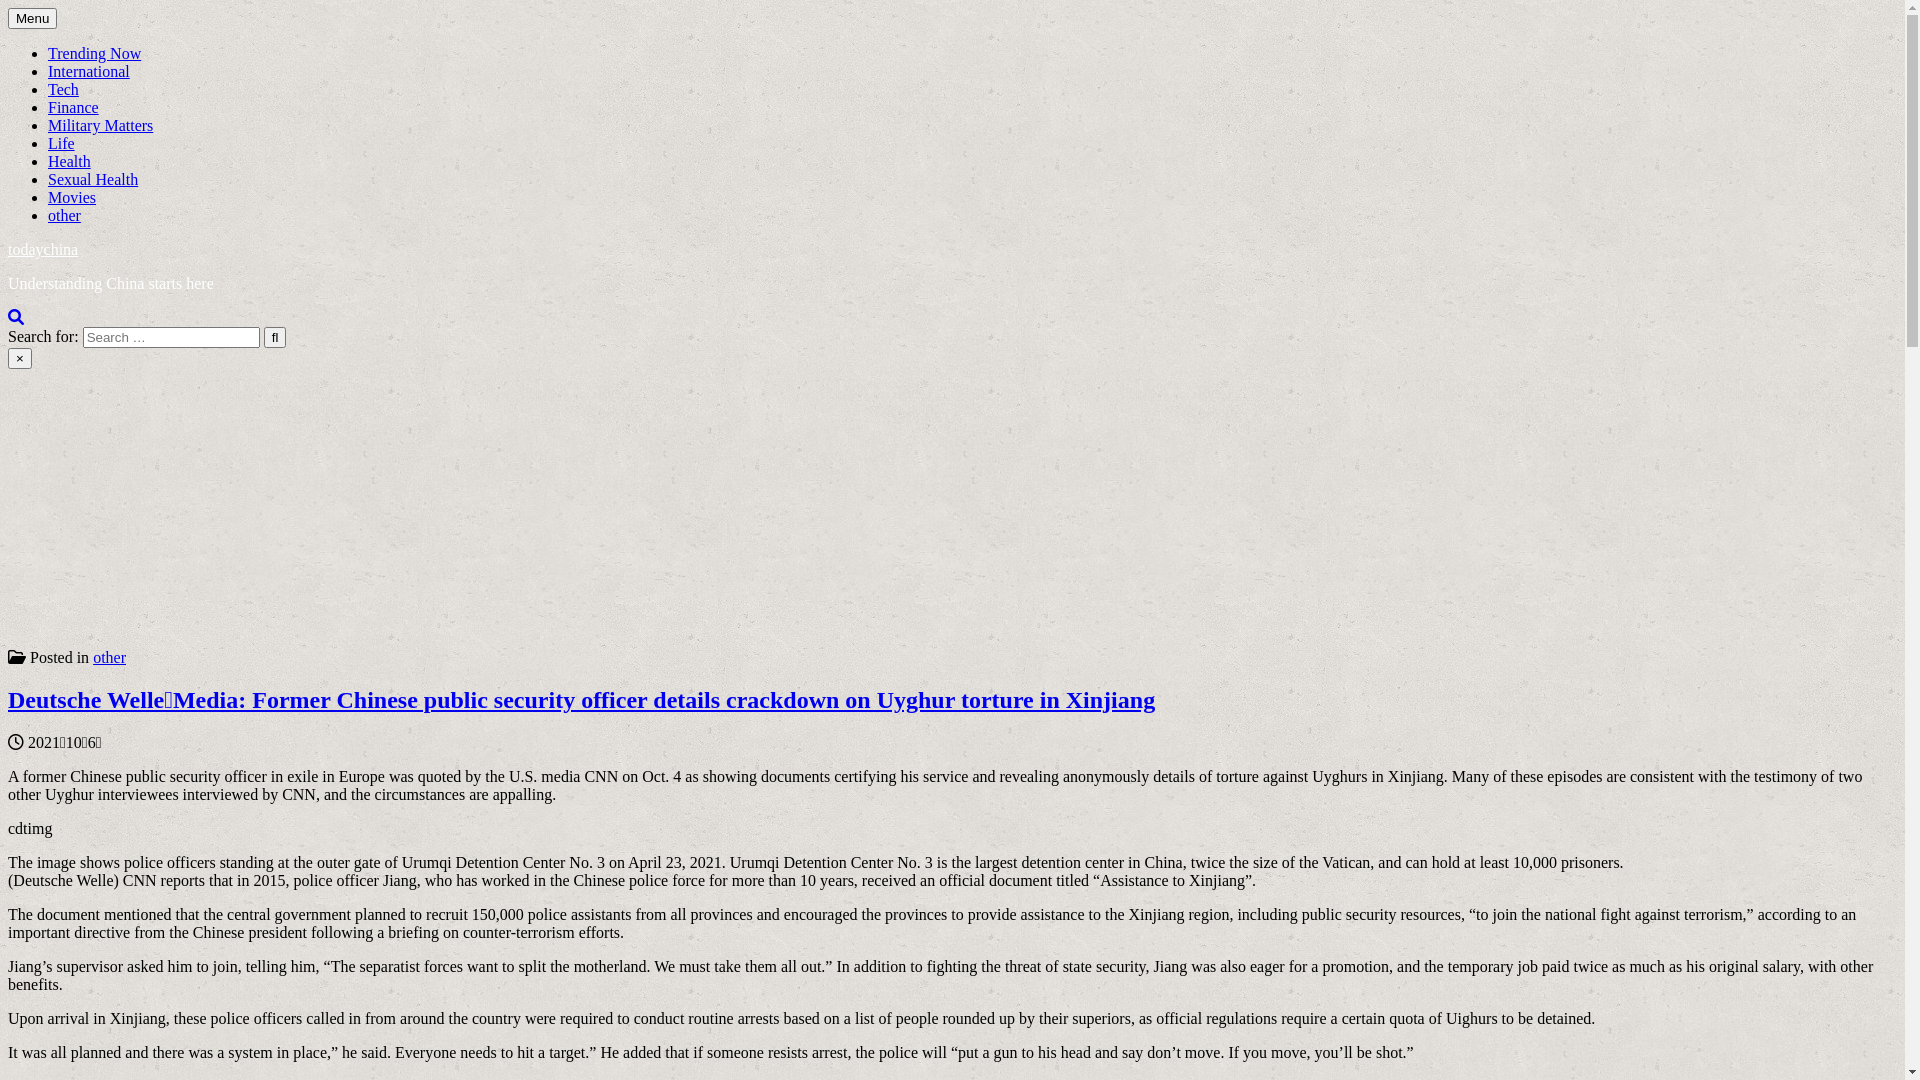 Image resolution: width=1920 pixels, height=1080 pixels. I want to click on 'Sexual Health', so click(48, 178).